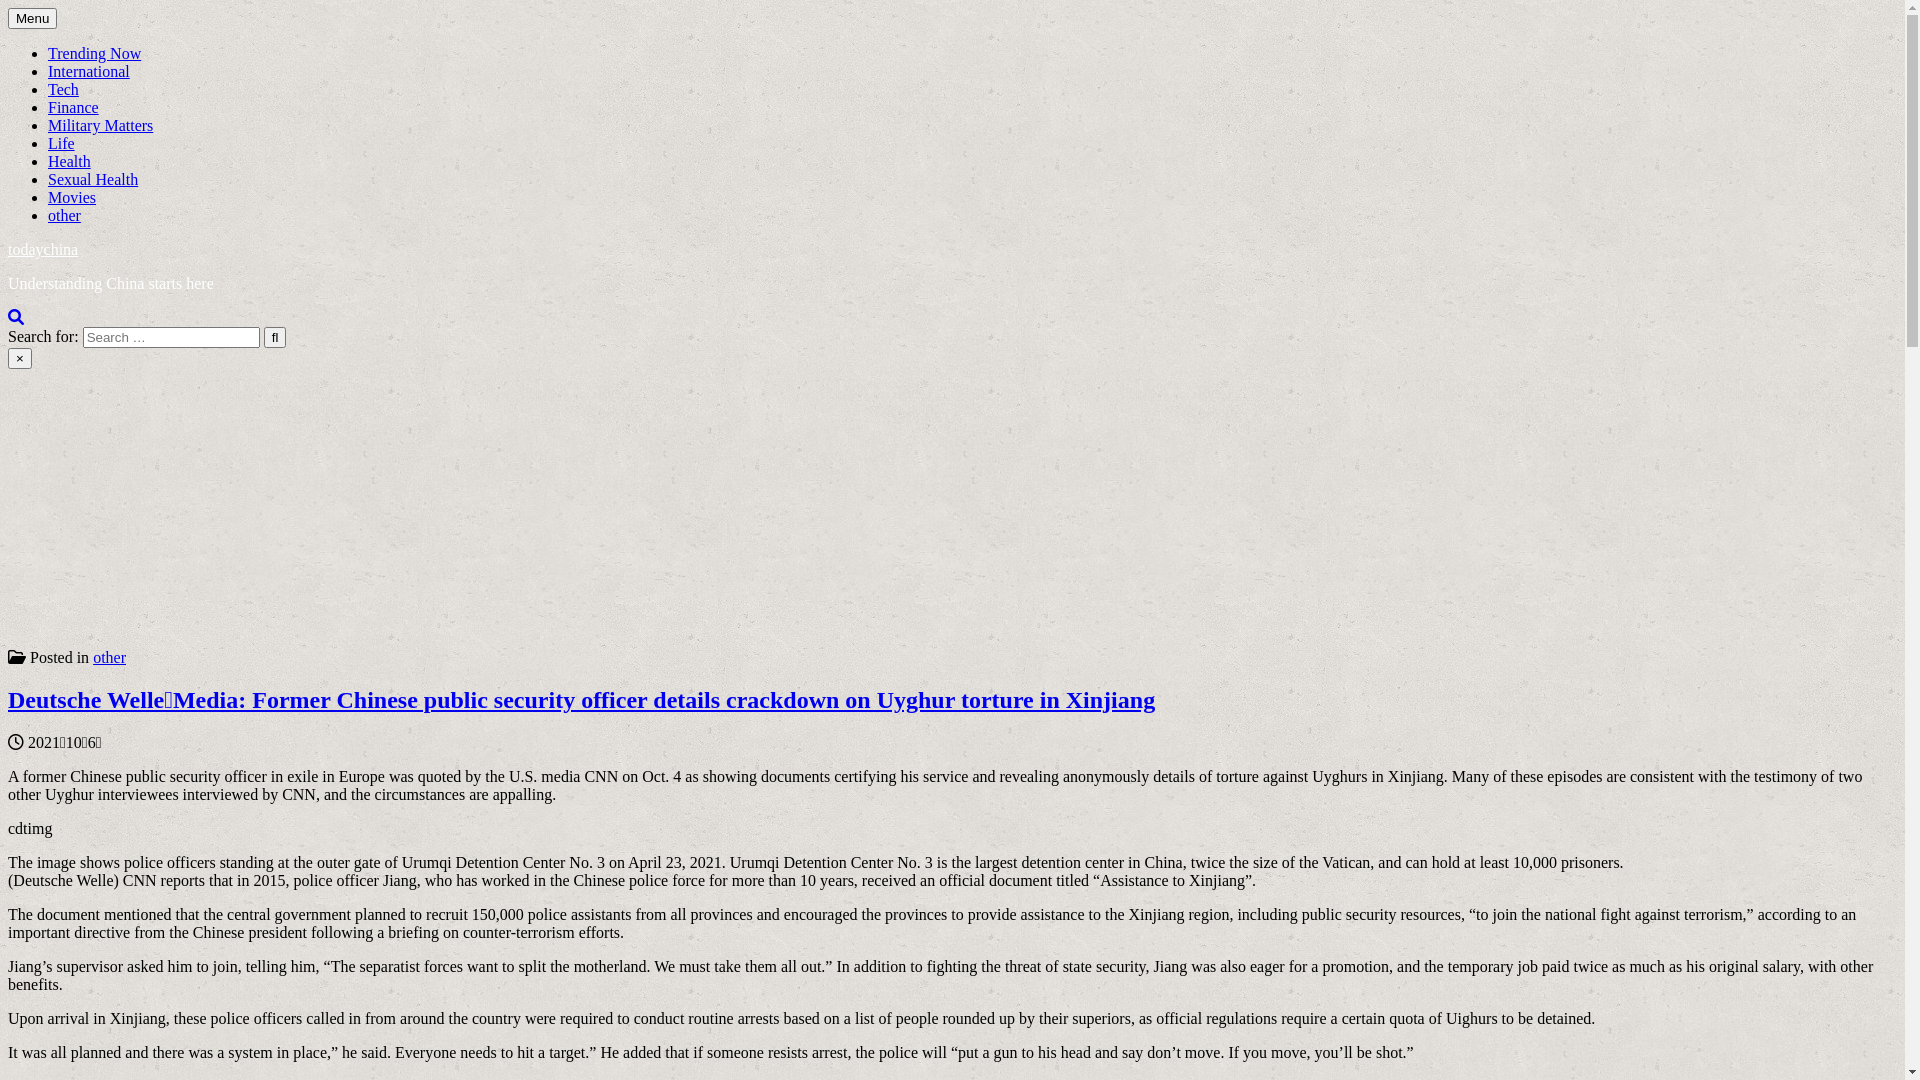 Image resolution: width=1920 pixels, height=1080 pixels. I want to click on 'Sexual Health', so click(48, 178).